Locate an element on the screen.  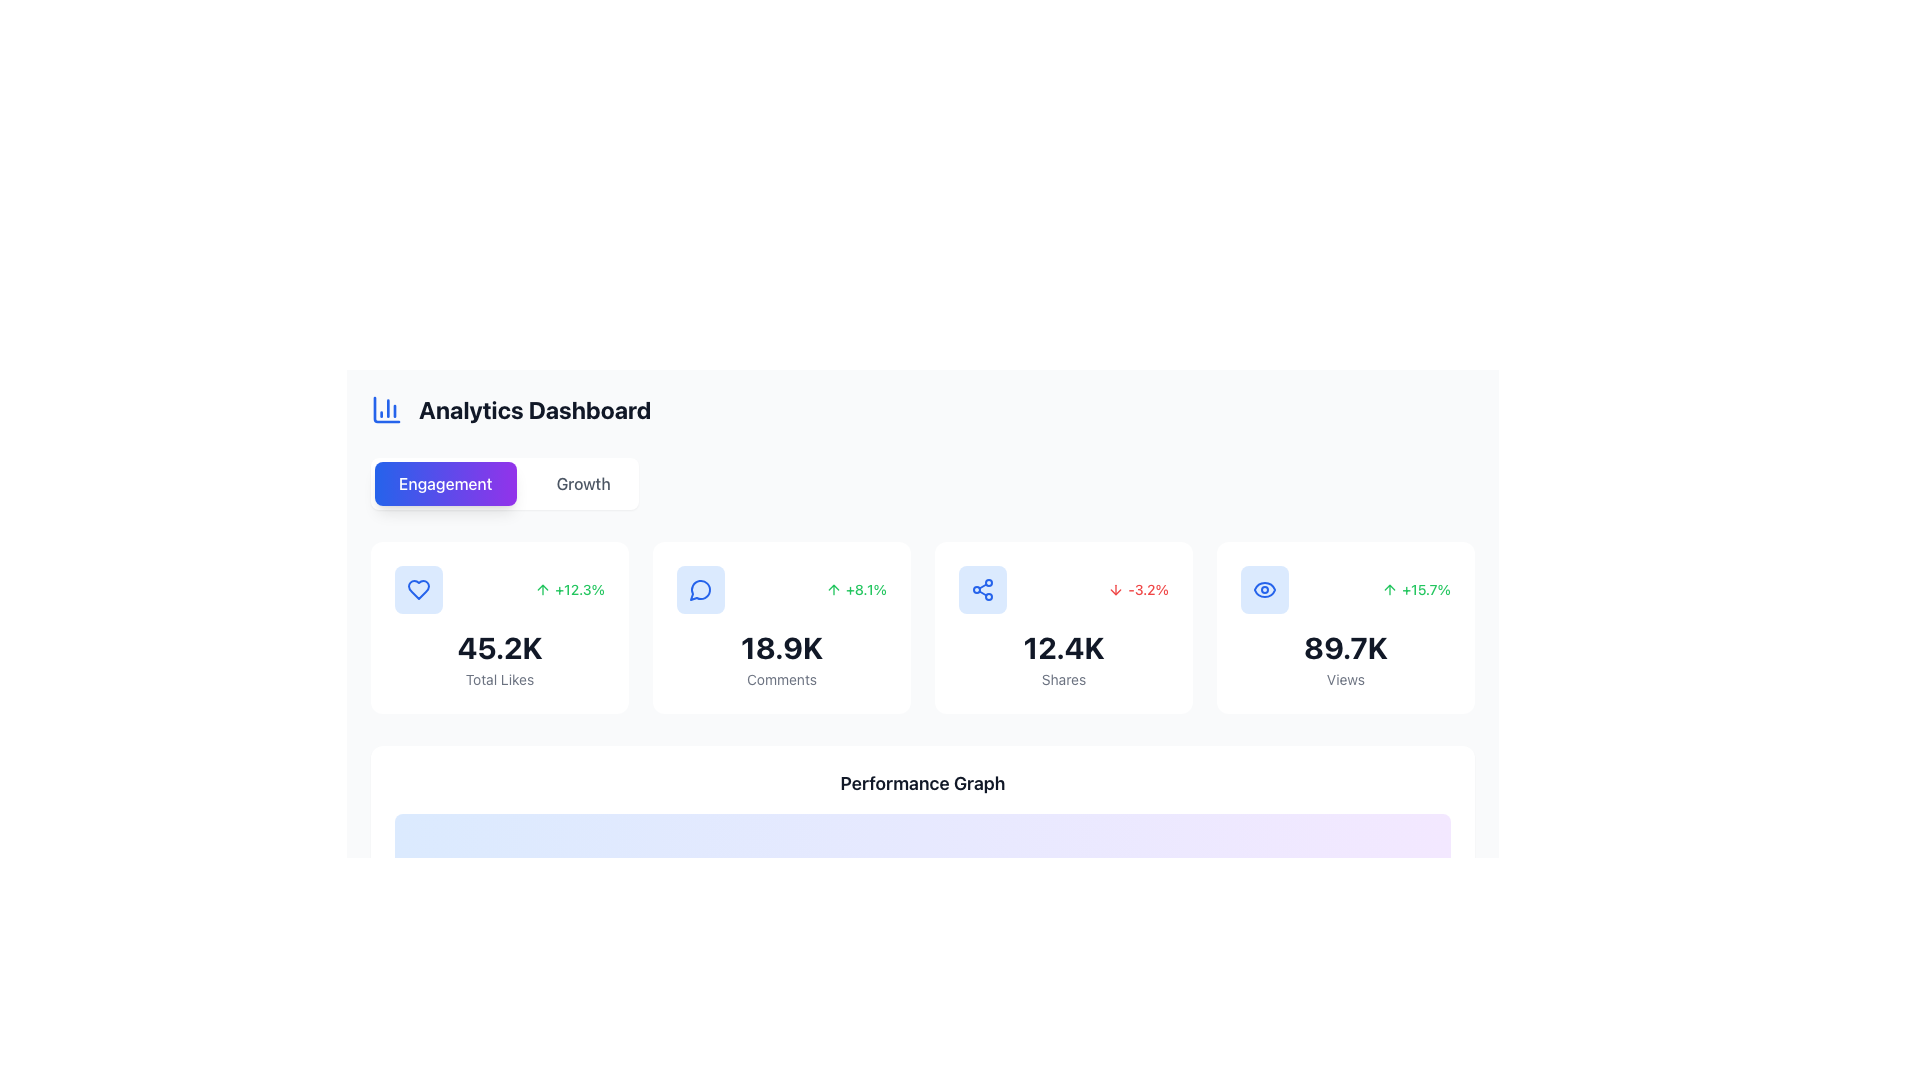
the 'Views' icon, which is positioned in the last column of a group of cards representing statistical metrics, specifically is located at coordinates (1264, 589).